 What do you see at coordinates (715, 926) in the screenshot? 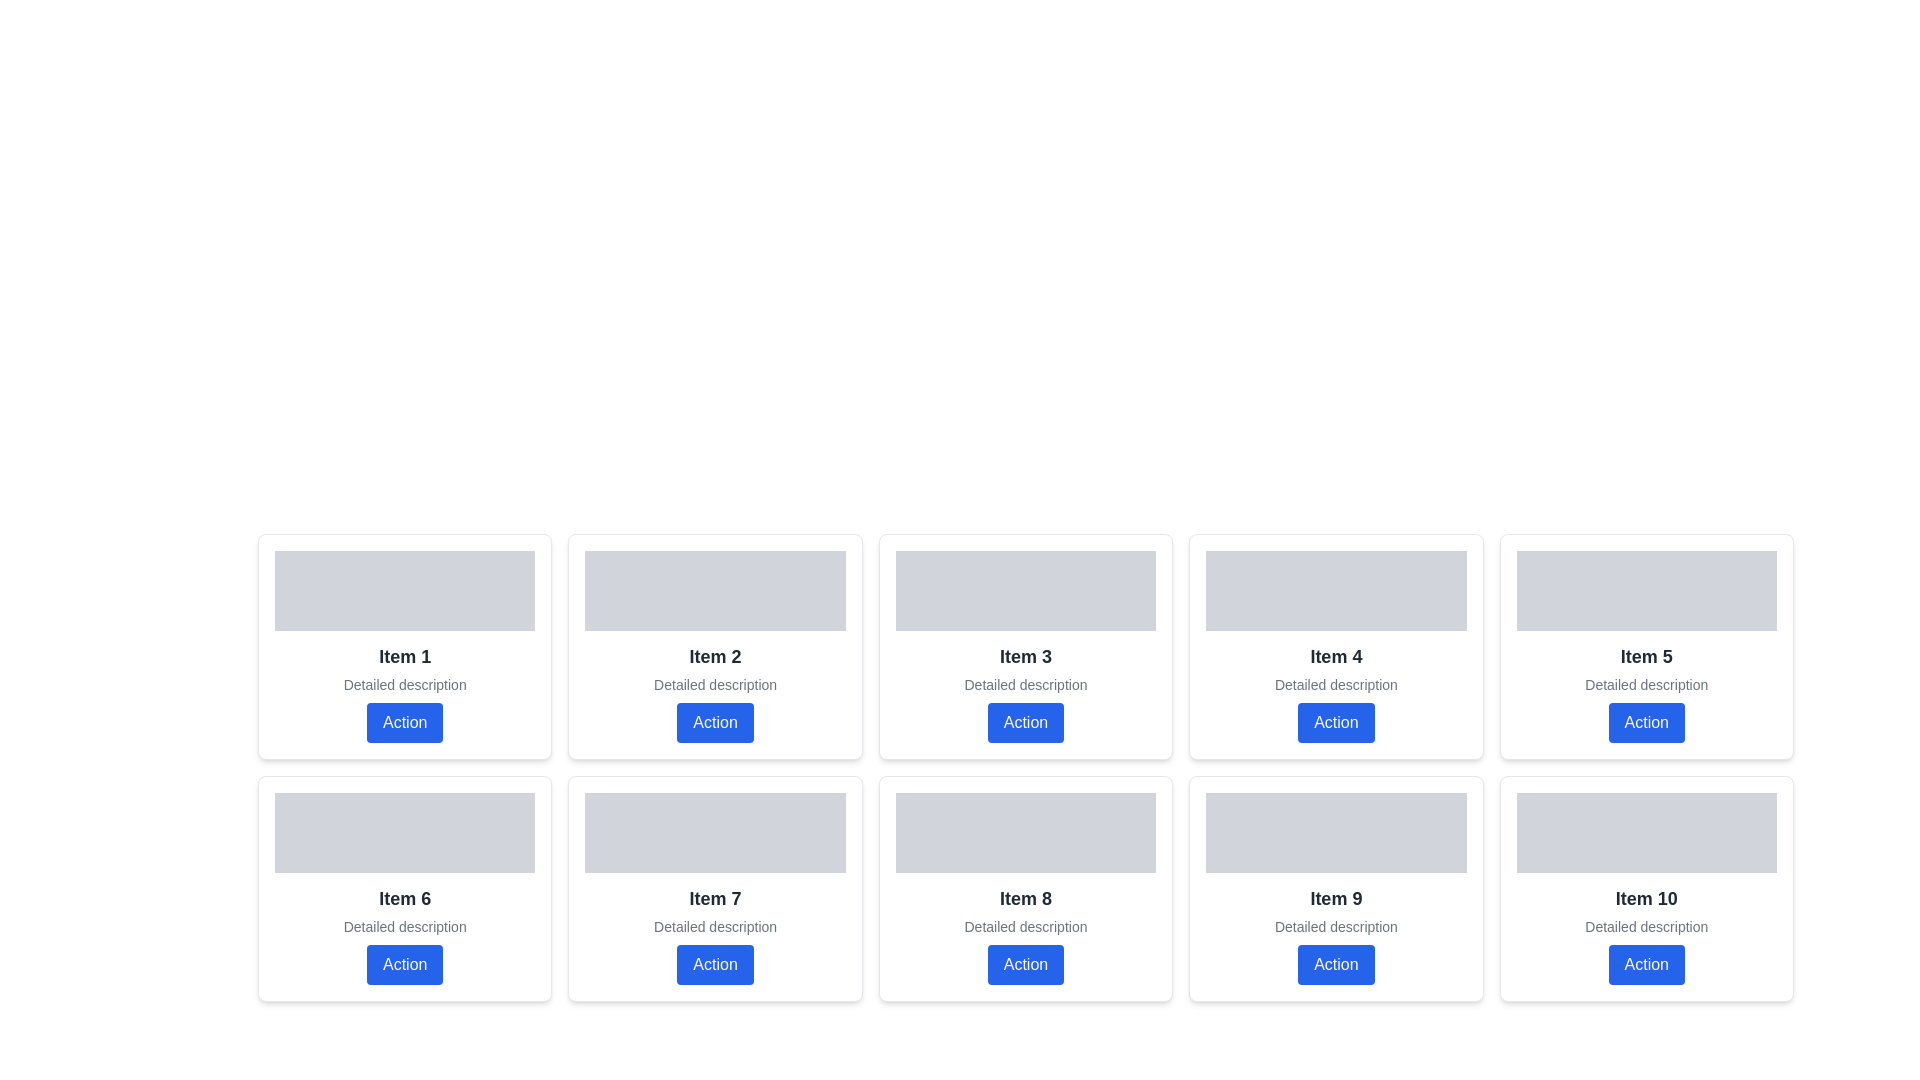
I see `the static text label displaying 'Detailed description', which is positioned below the bold text 'Item 7' and above the blue 'Action' button` at bounding box center [715, 926].